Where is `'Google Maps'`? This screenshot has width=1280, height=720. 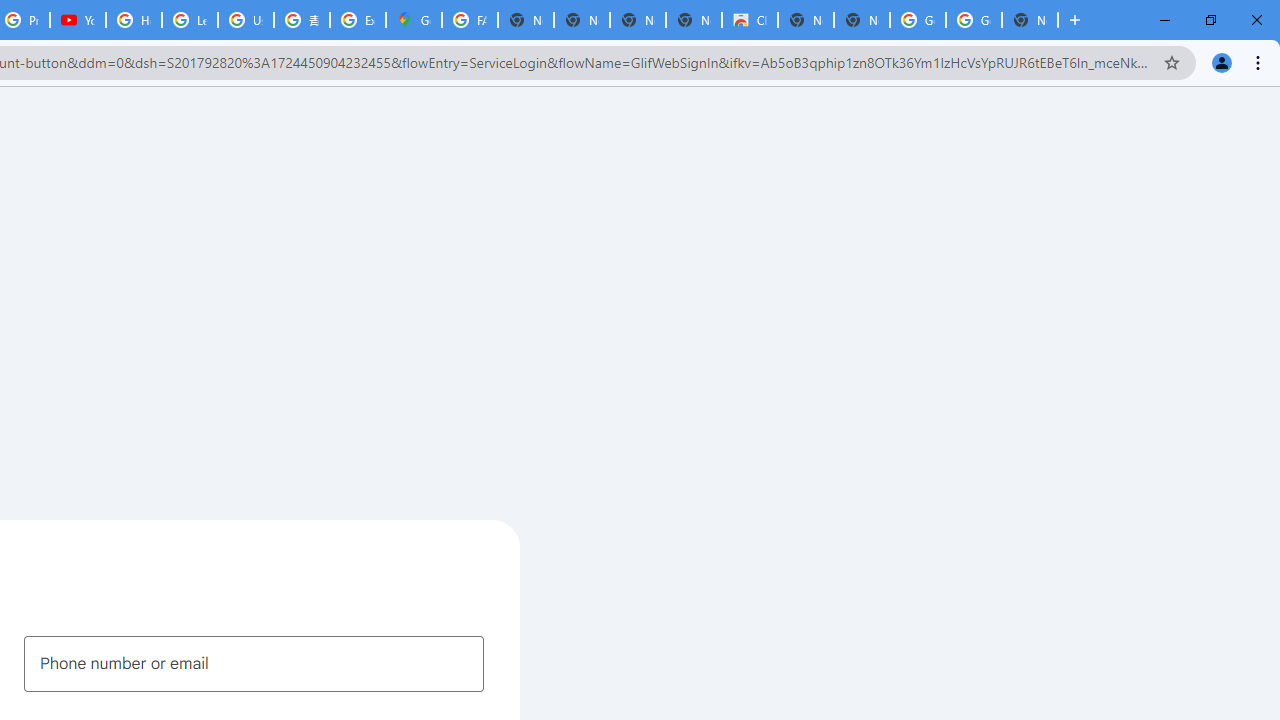
'Google Maps' is located at coordinates (413, 20).